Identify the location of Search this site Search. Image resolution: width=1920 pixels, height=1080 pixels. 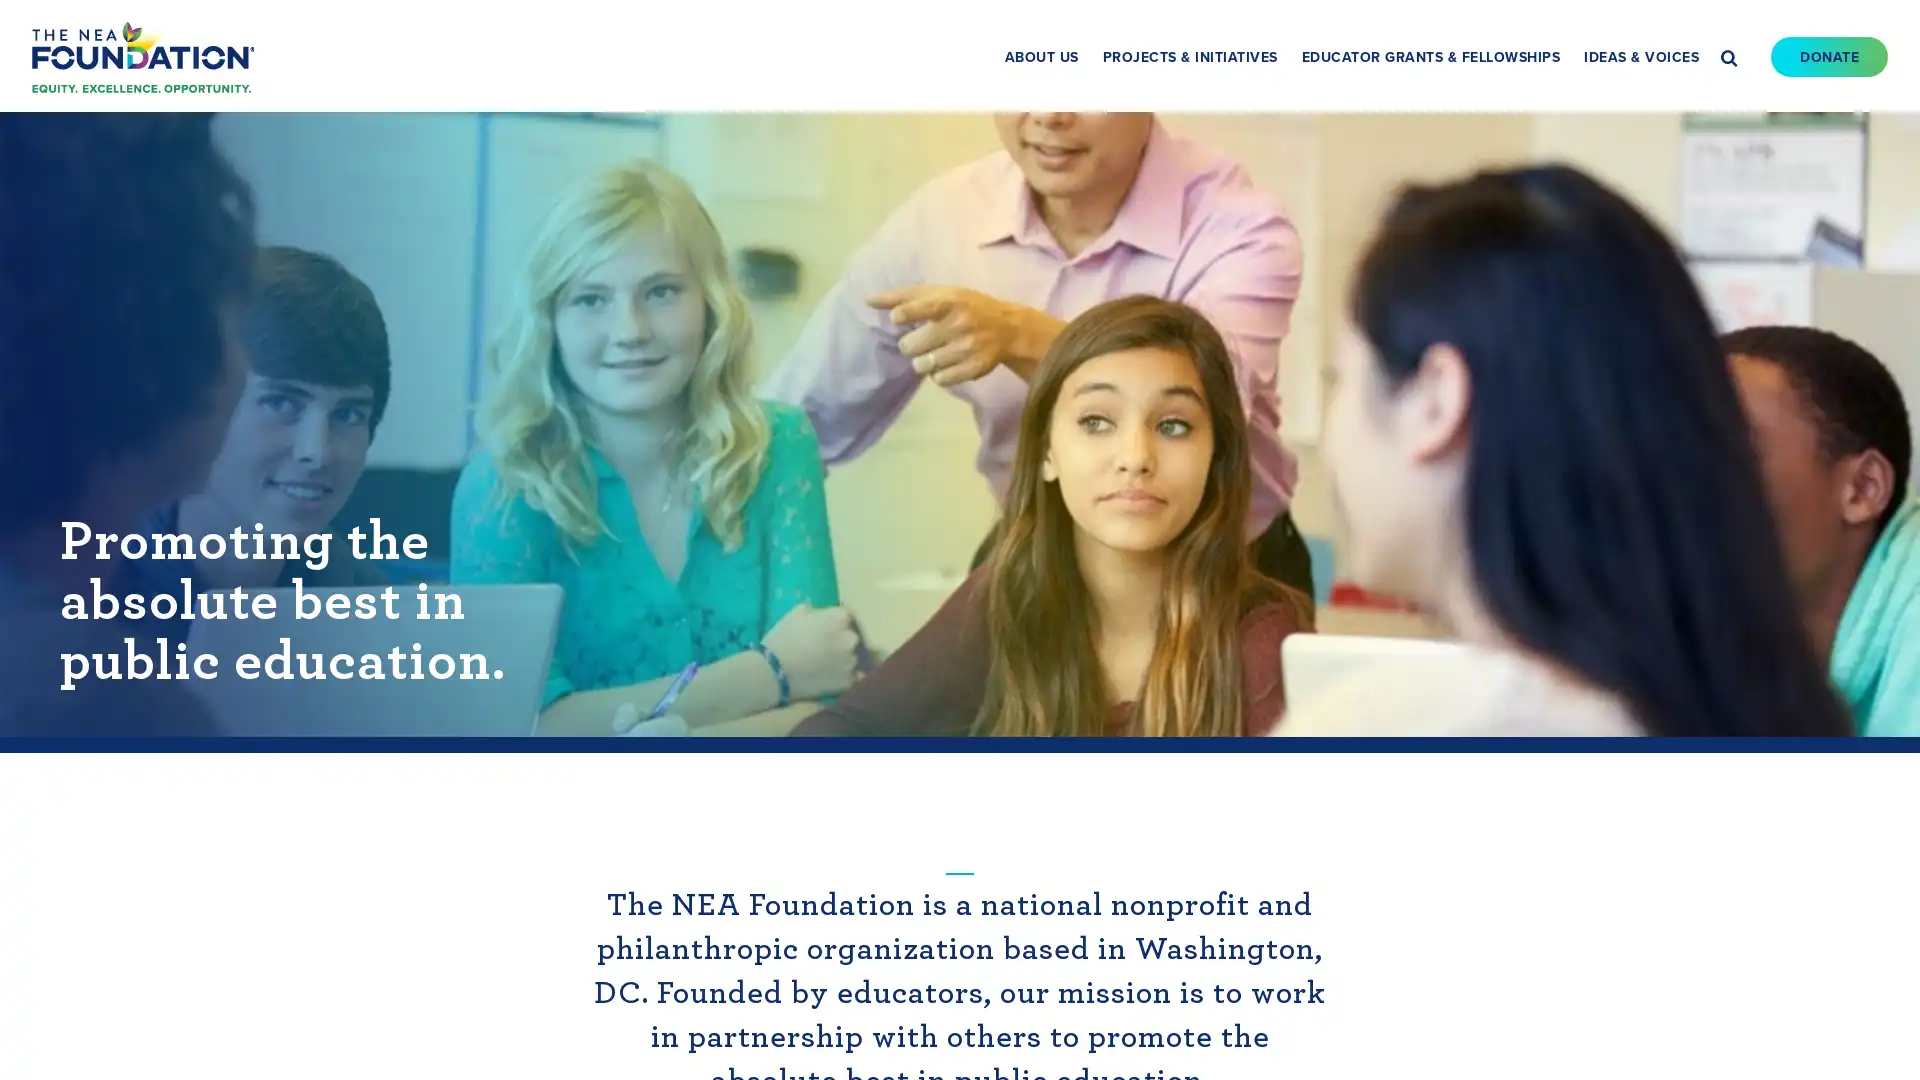
(1723, 60).